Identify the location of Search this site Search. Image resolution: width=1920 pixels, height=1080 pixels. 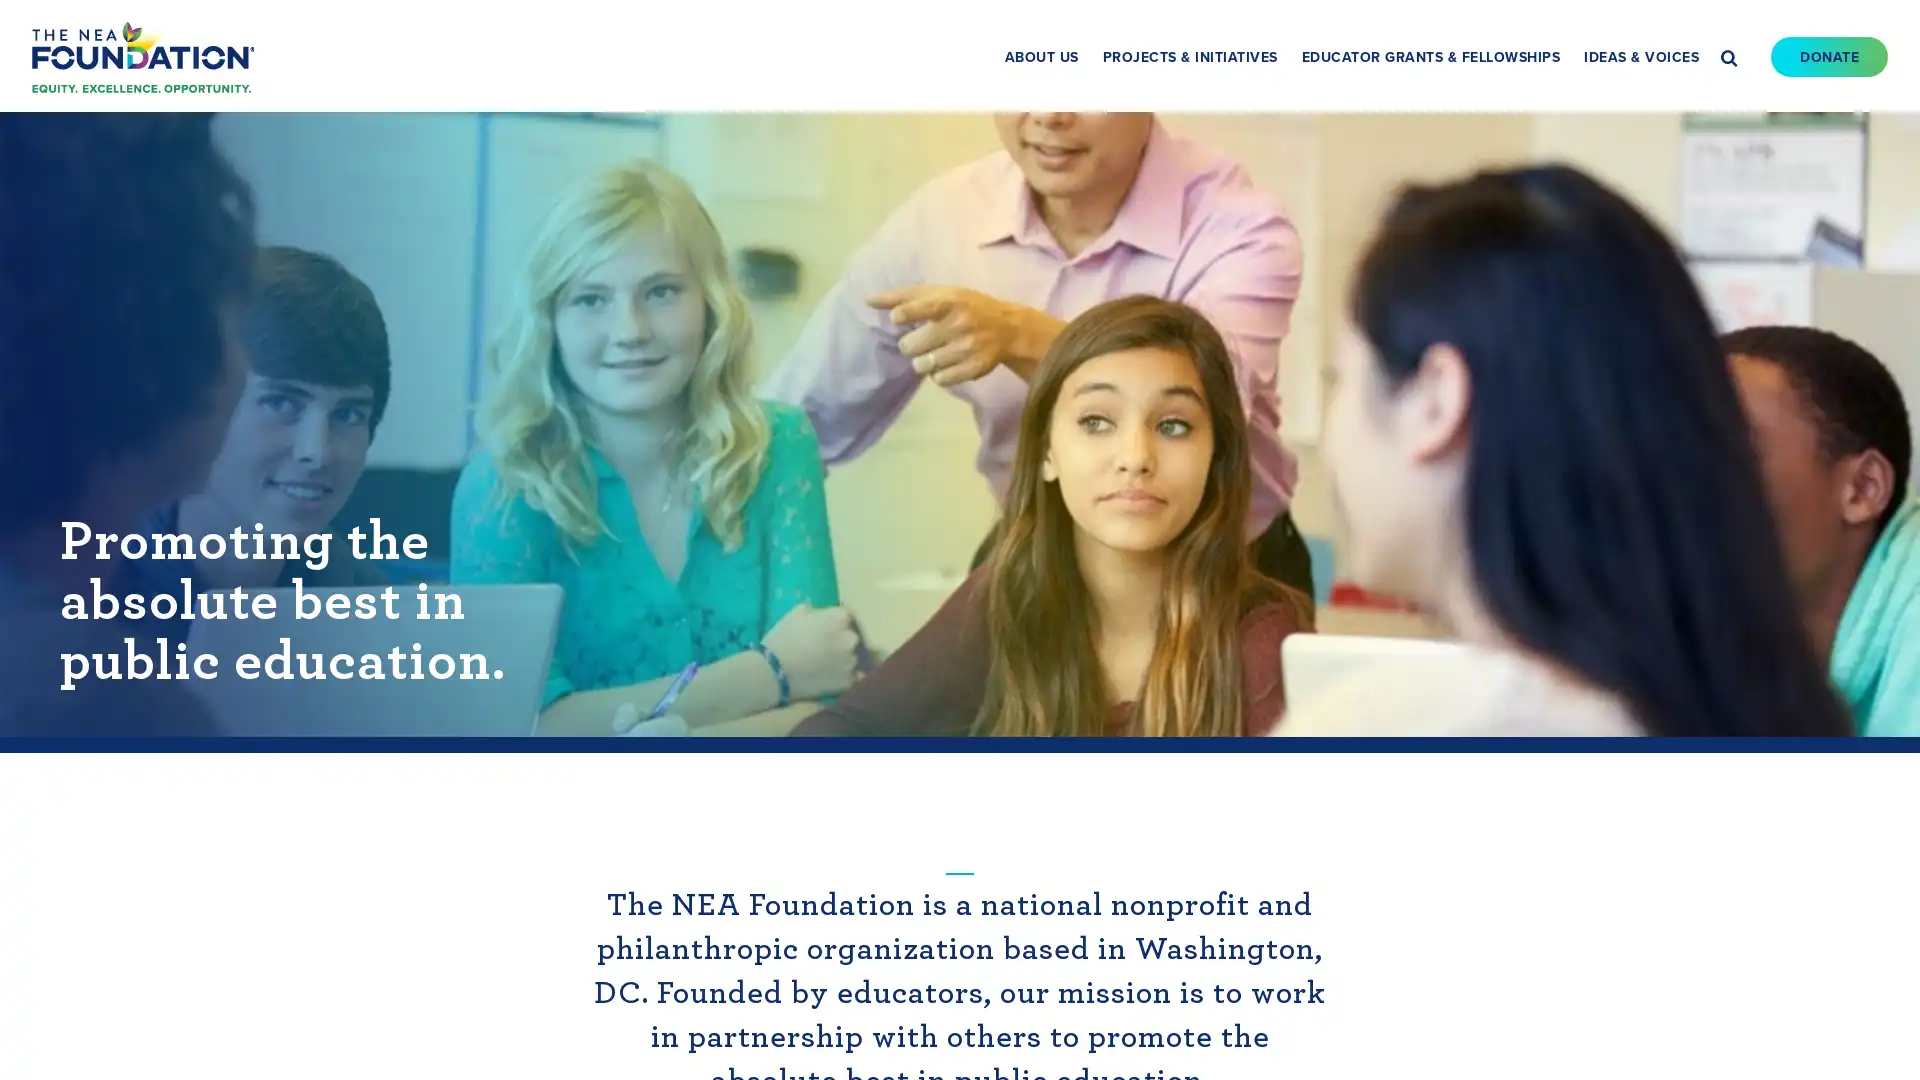
(1723, 60).